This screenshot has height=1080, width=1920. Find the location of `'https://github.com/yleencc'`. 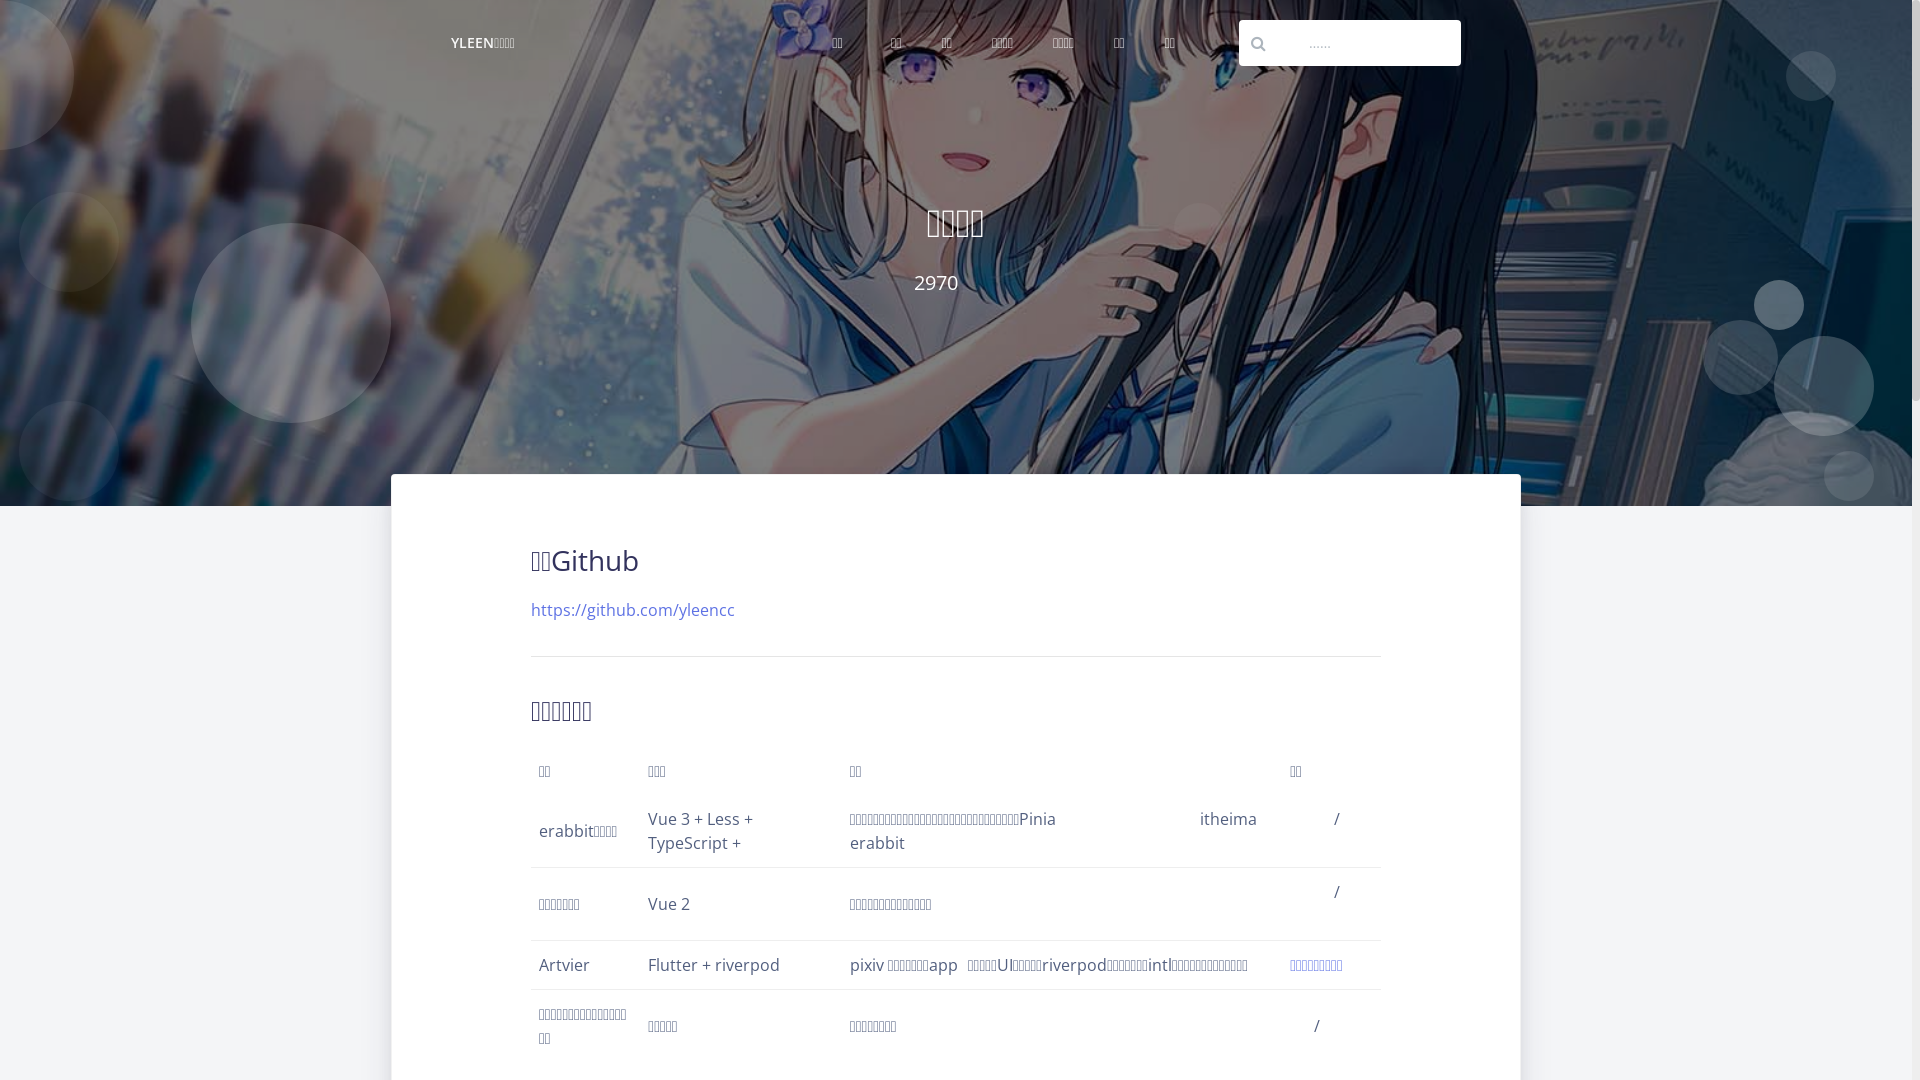

'https://github.com/yleencc' is located at coordinates (632, 608).